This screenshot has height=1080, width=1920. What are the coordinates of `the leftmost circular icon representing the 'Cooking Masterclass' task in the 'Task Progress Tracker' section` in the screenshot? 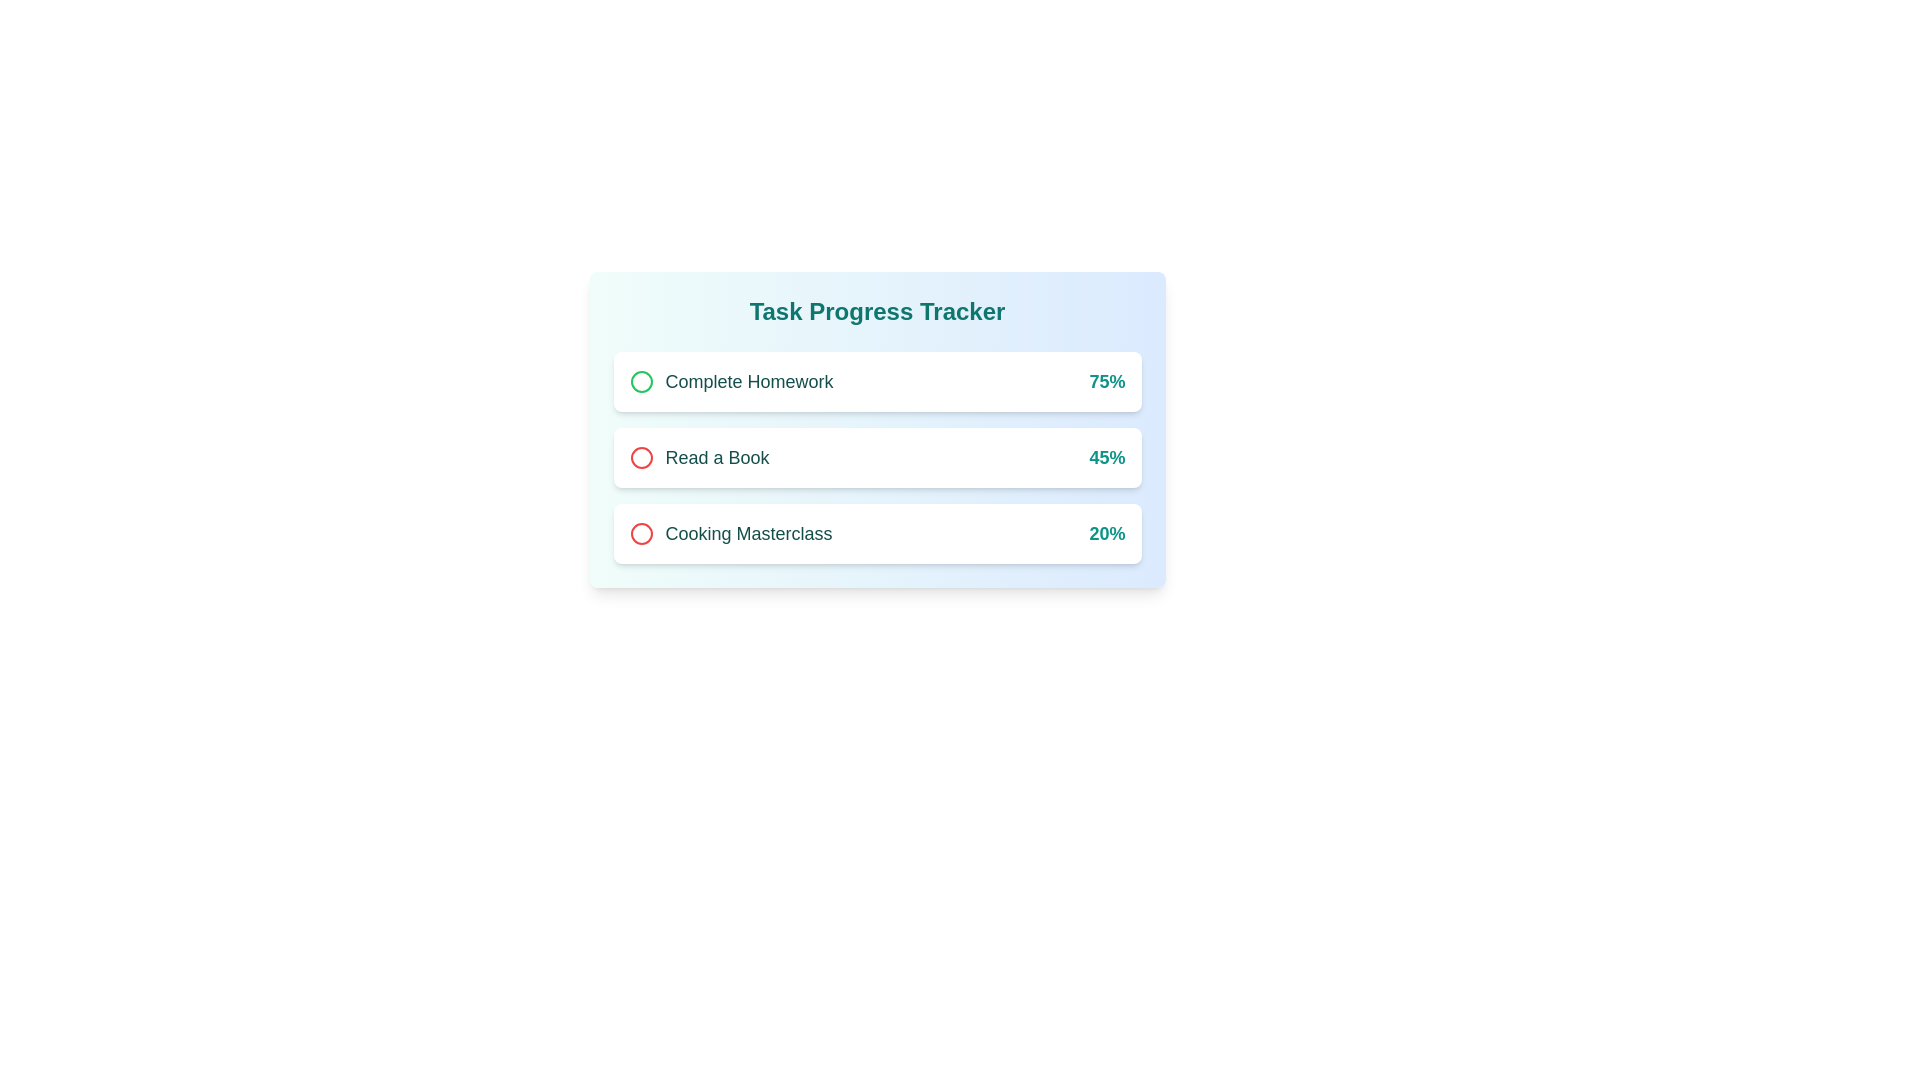 It's located at (641, 532).